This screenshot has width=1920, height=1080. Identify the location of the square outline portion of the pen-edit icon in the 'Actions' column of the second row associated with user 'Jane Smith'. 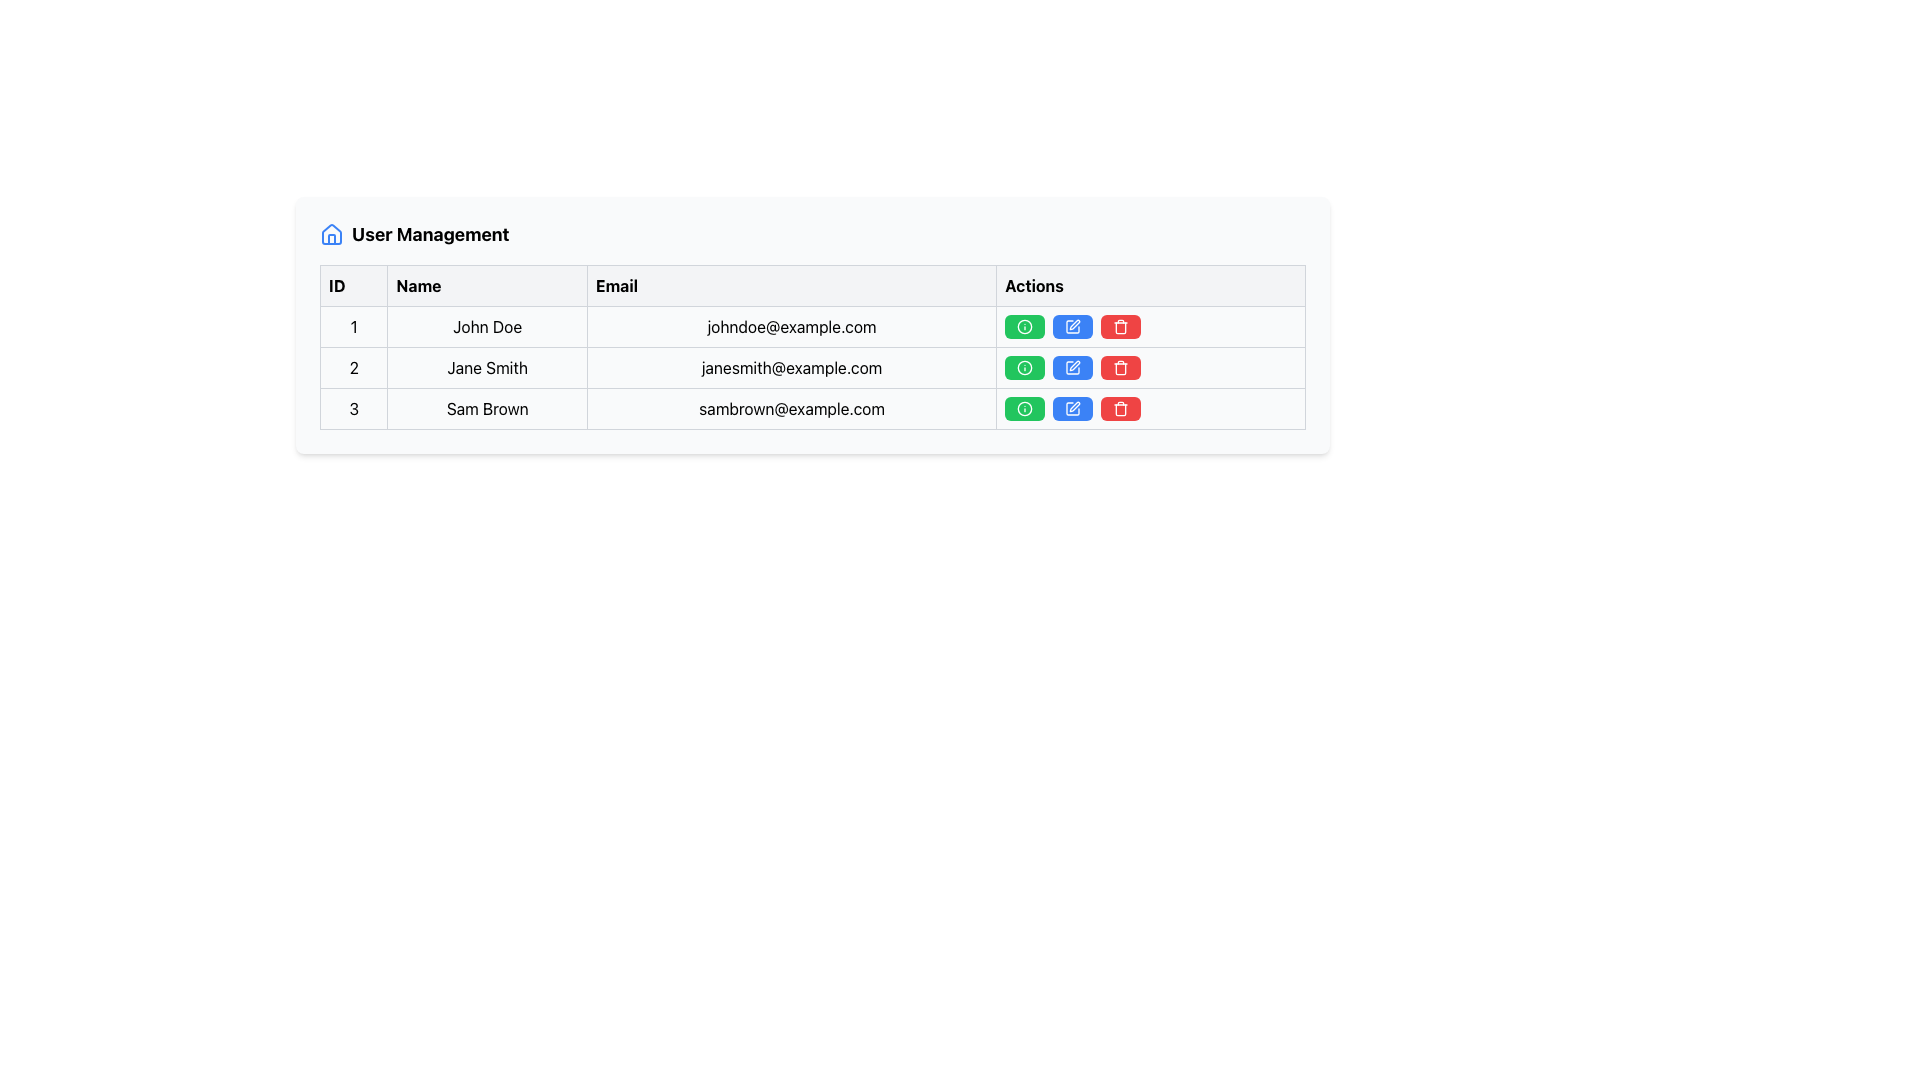
(1072, 367).